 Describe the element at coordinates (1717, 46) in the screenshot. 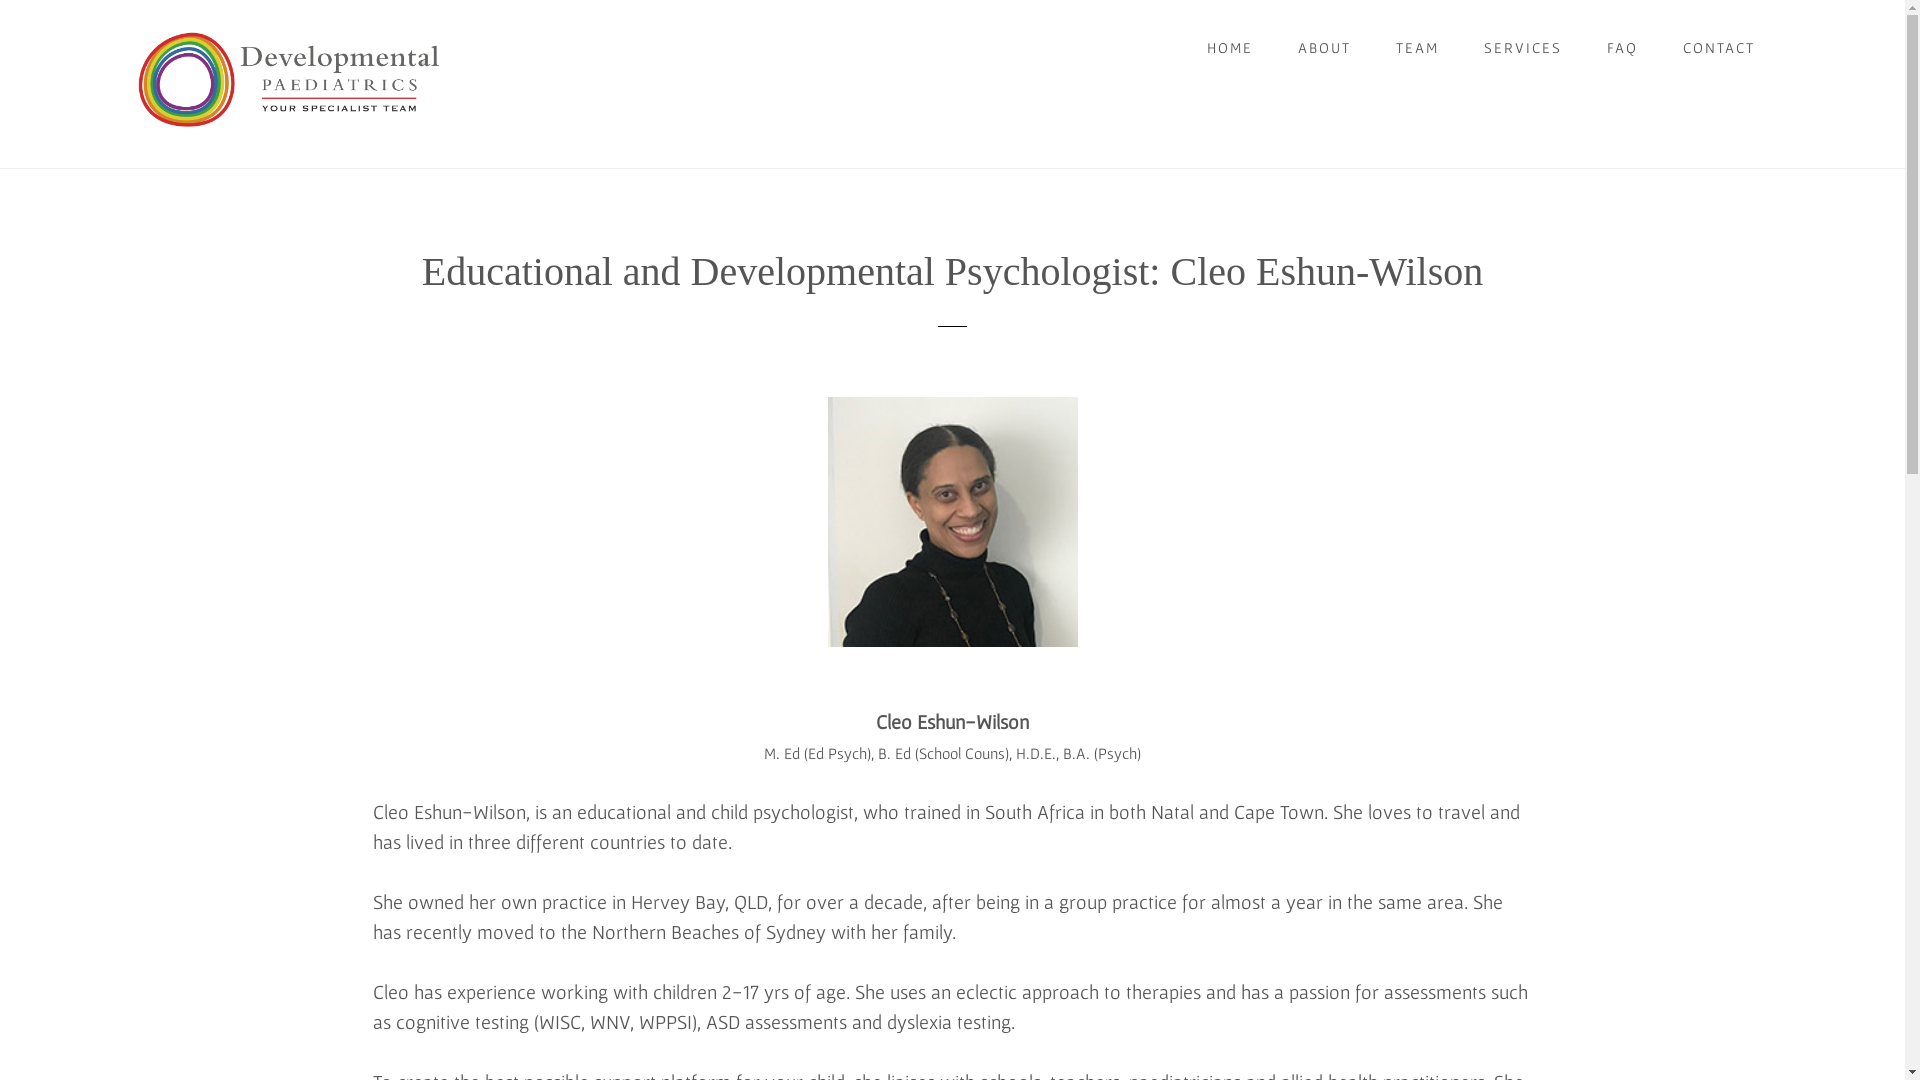

I see `'CONTACT'` at that location.